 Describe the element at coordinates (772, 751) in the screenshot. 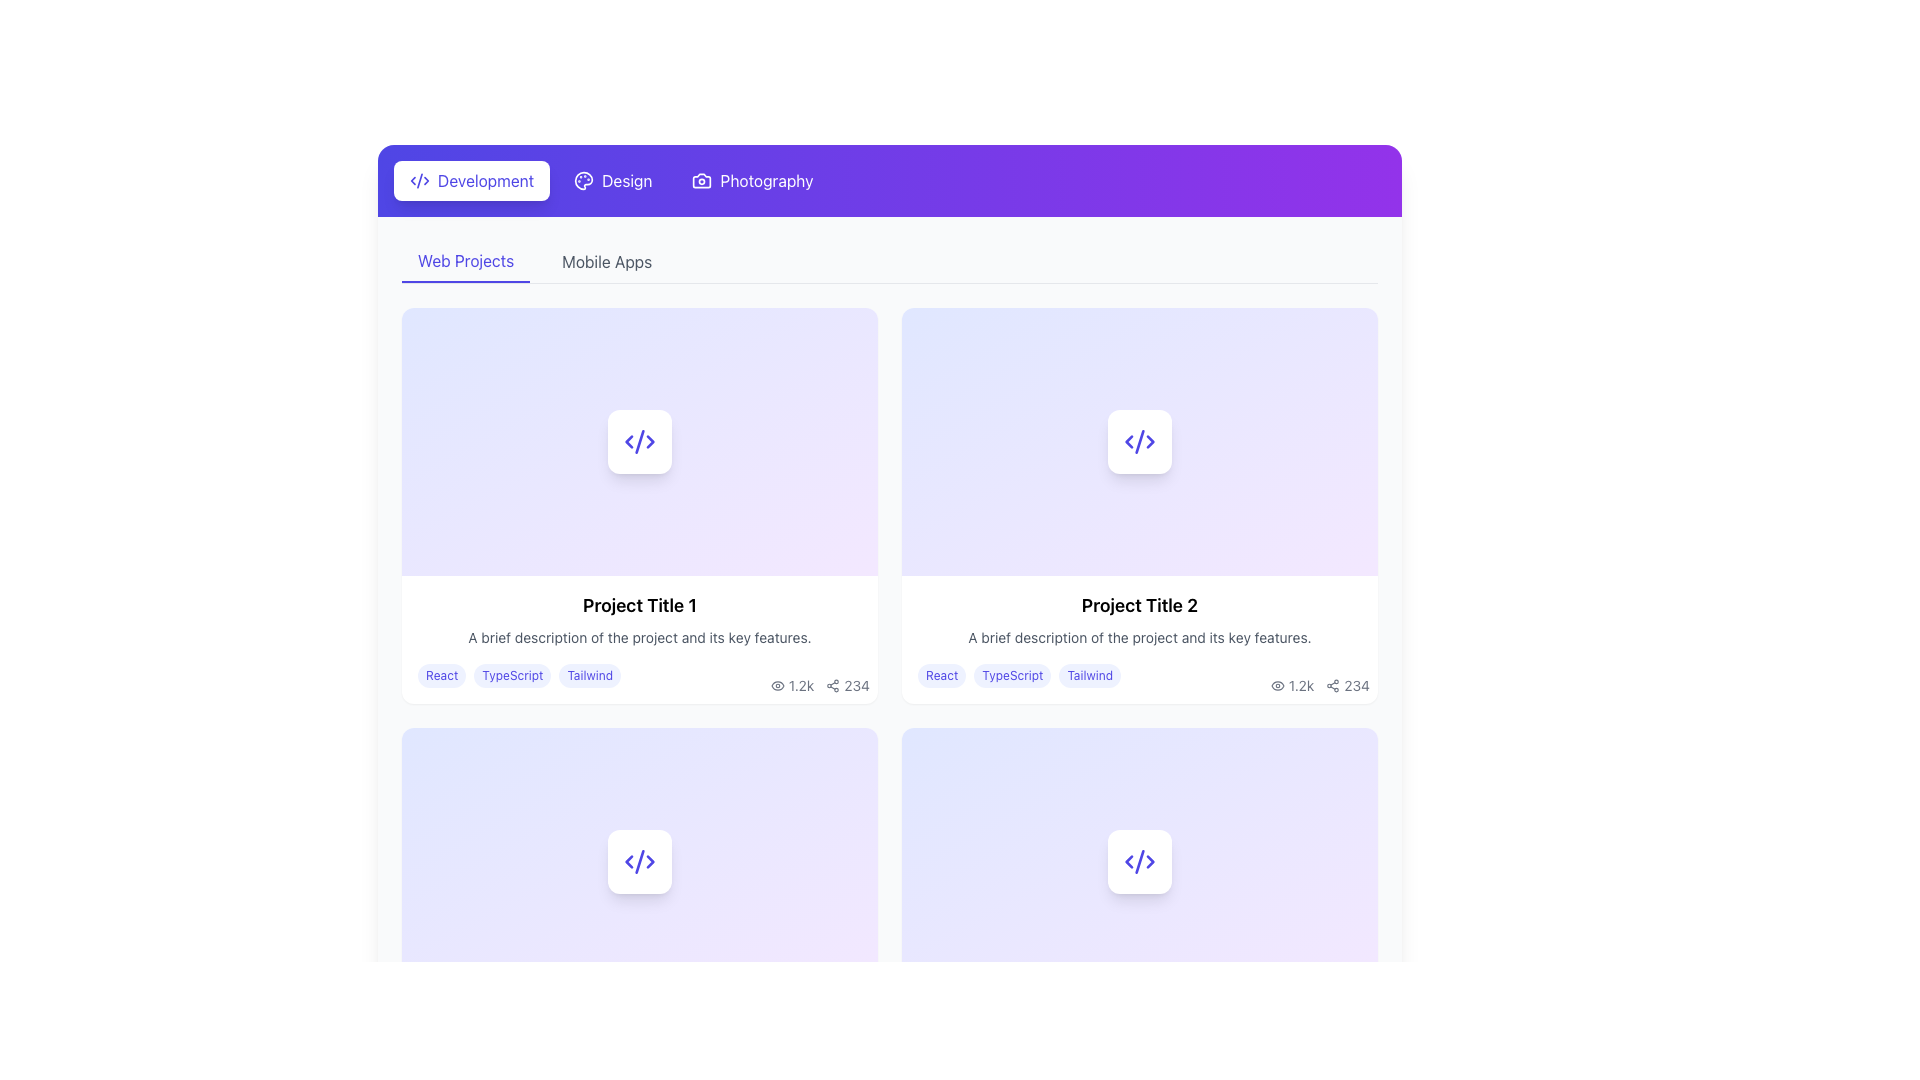

I see `the circular button with a white background that shows a hover effect when the mouse is over it, located in the bottom row of a grid layout as the leftmost button in a group of three` at that location.